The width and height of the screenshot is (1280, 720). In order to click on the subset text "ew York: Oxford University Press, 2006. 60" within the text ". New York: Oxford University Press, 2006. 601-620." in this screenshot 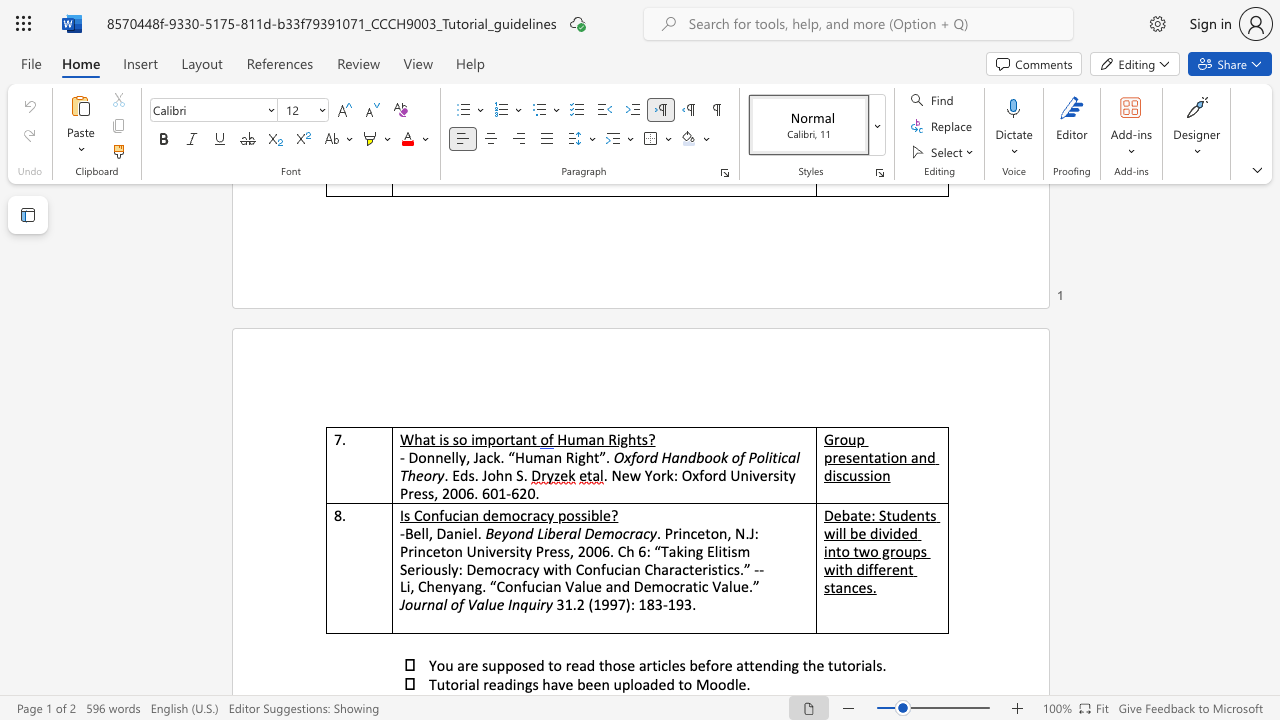, I will do `click(620, 475)`.